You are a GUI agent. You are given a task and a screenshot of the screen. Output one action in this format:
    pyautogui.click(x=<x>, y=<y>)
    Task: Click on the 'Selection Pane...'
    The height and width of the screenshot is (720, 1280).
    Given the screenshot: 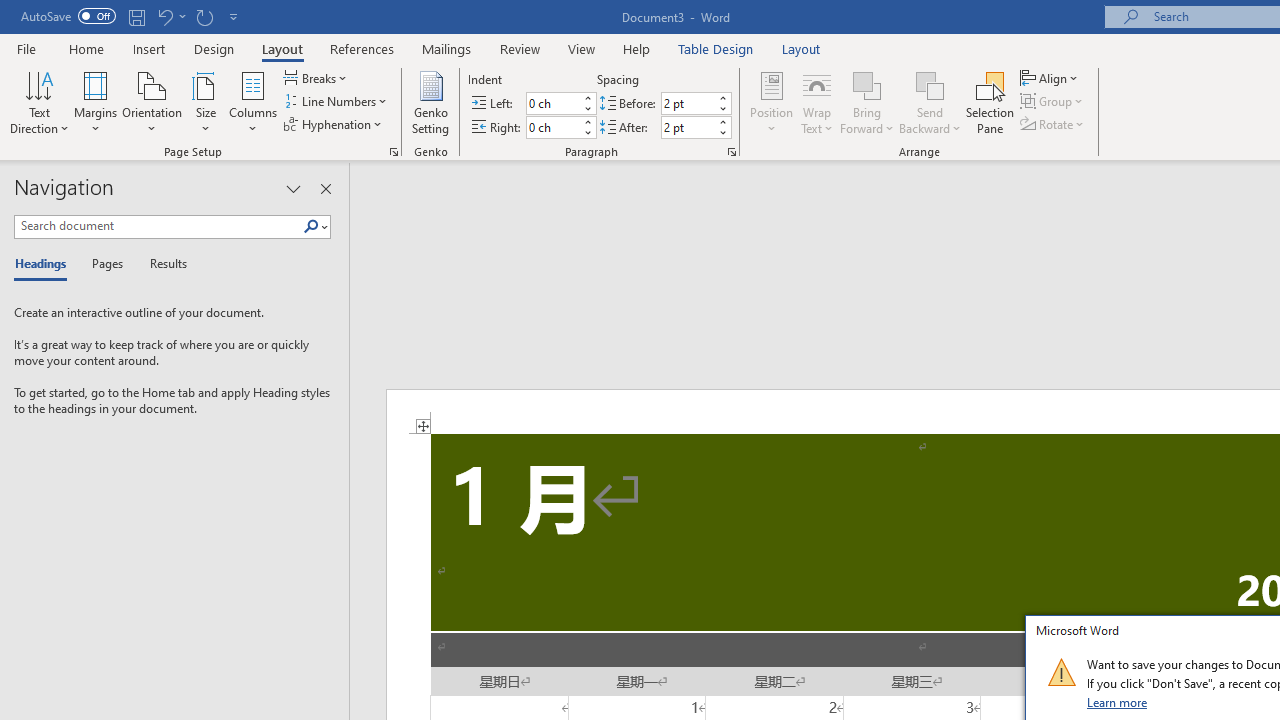 What is the action you would take?
    pyautogui.click(x=990, y=103)
    